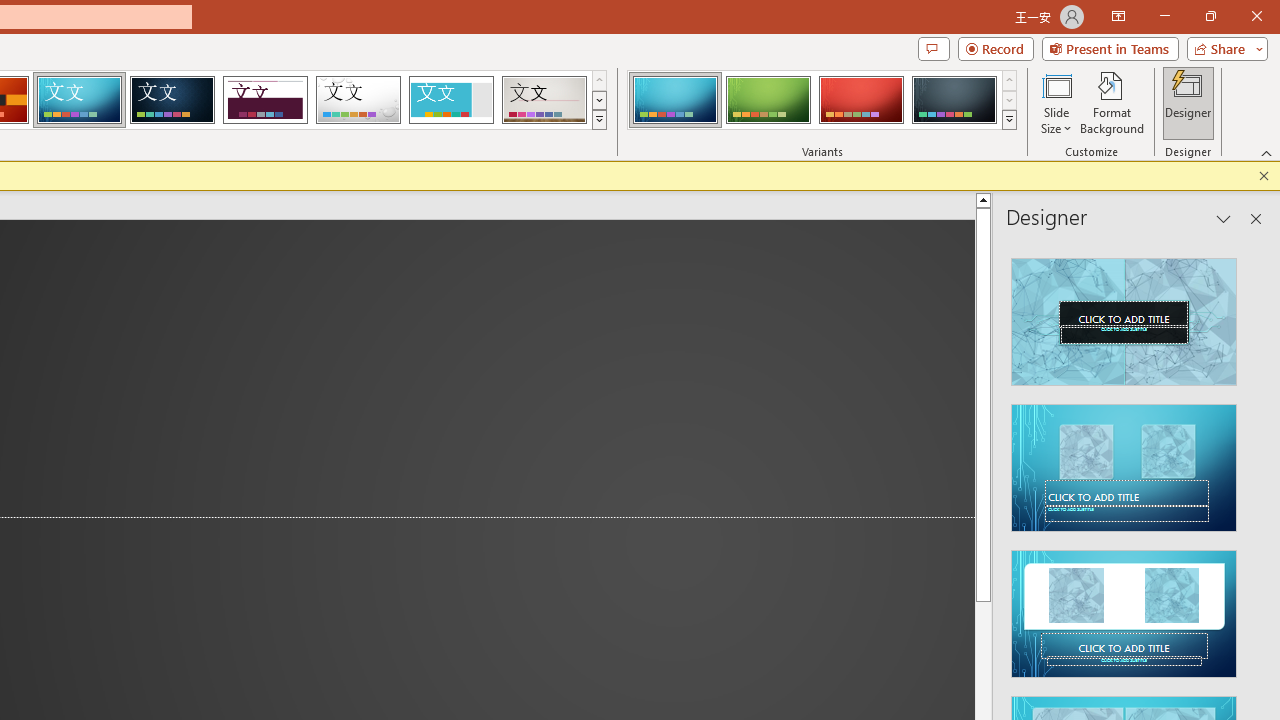  Describe the element at coordinates (598, 120) in the screenshot. I see `'Themes'` at that location.